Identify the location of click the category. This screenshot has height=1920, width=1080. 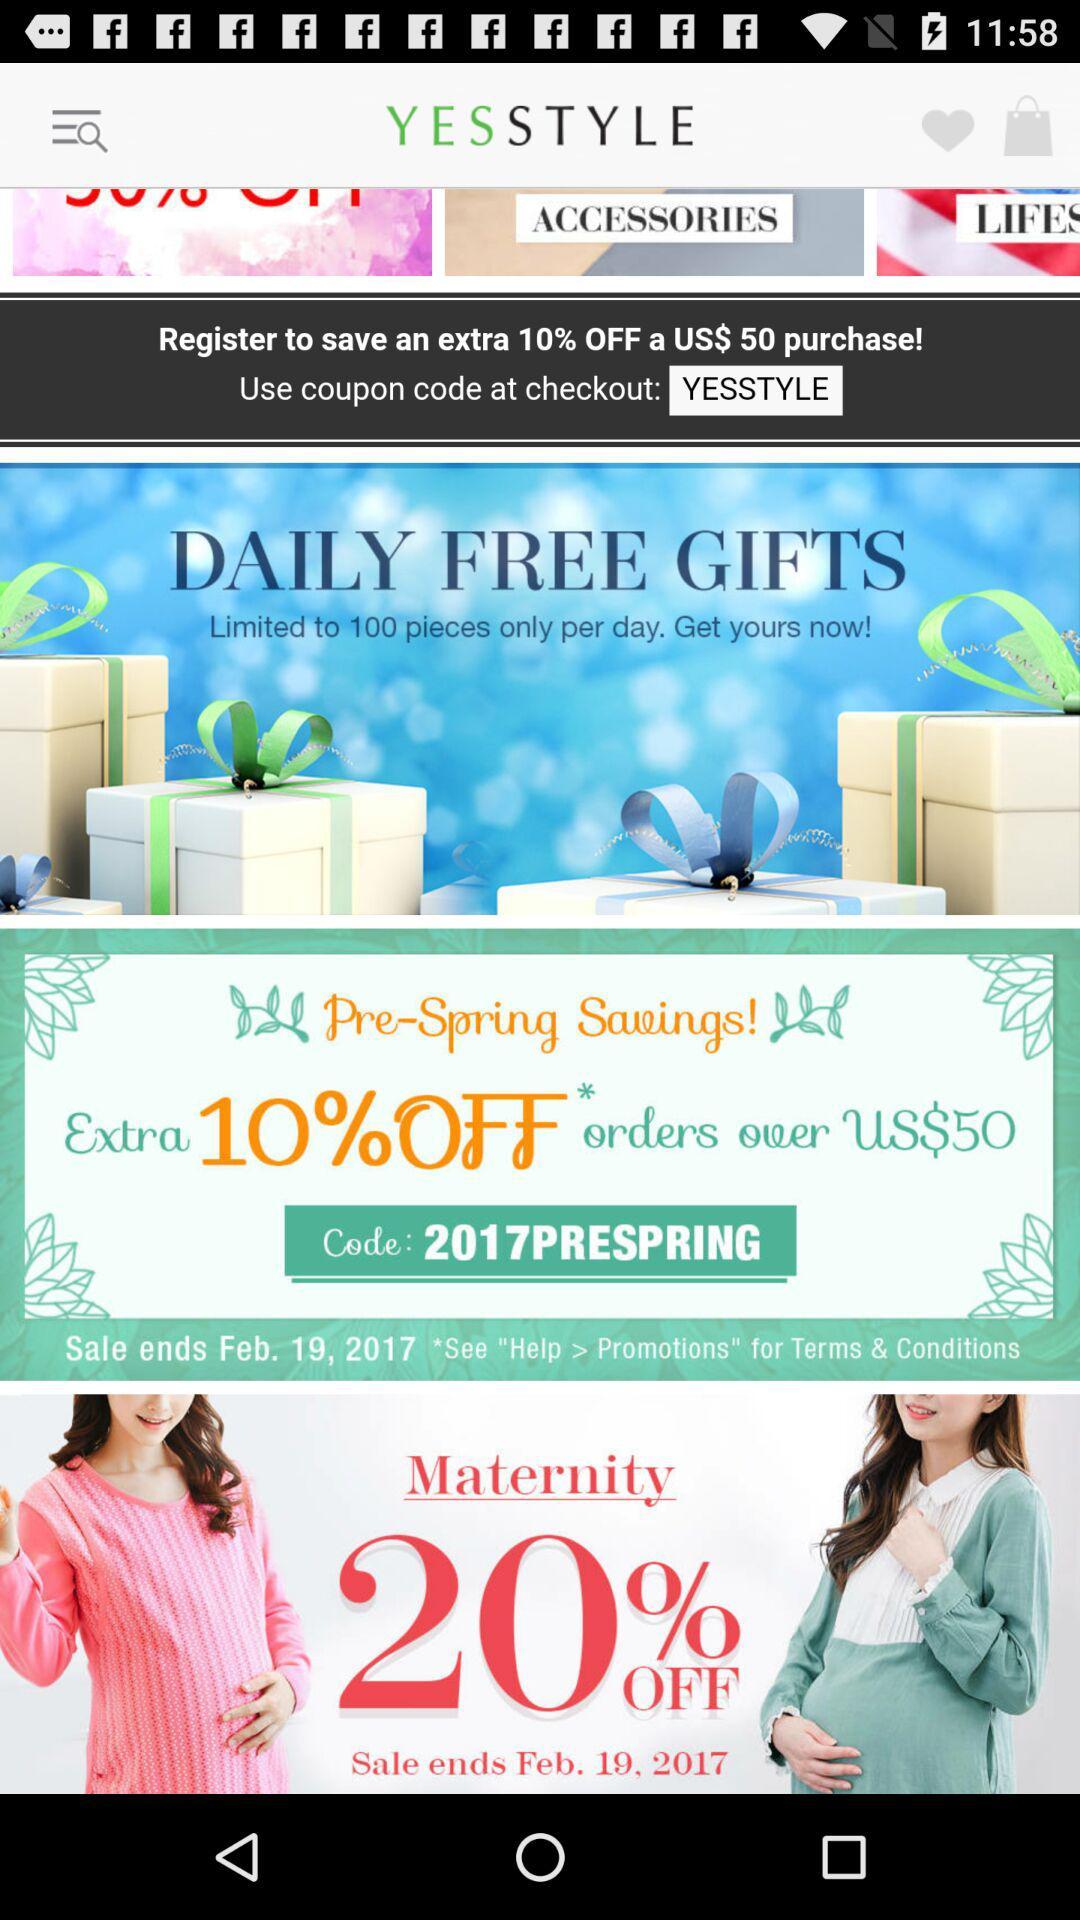
(971, 232).